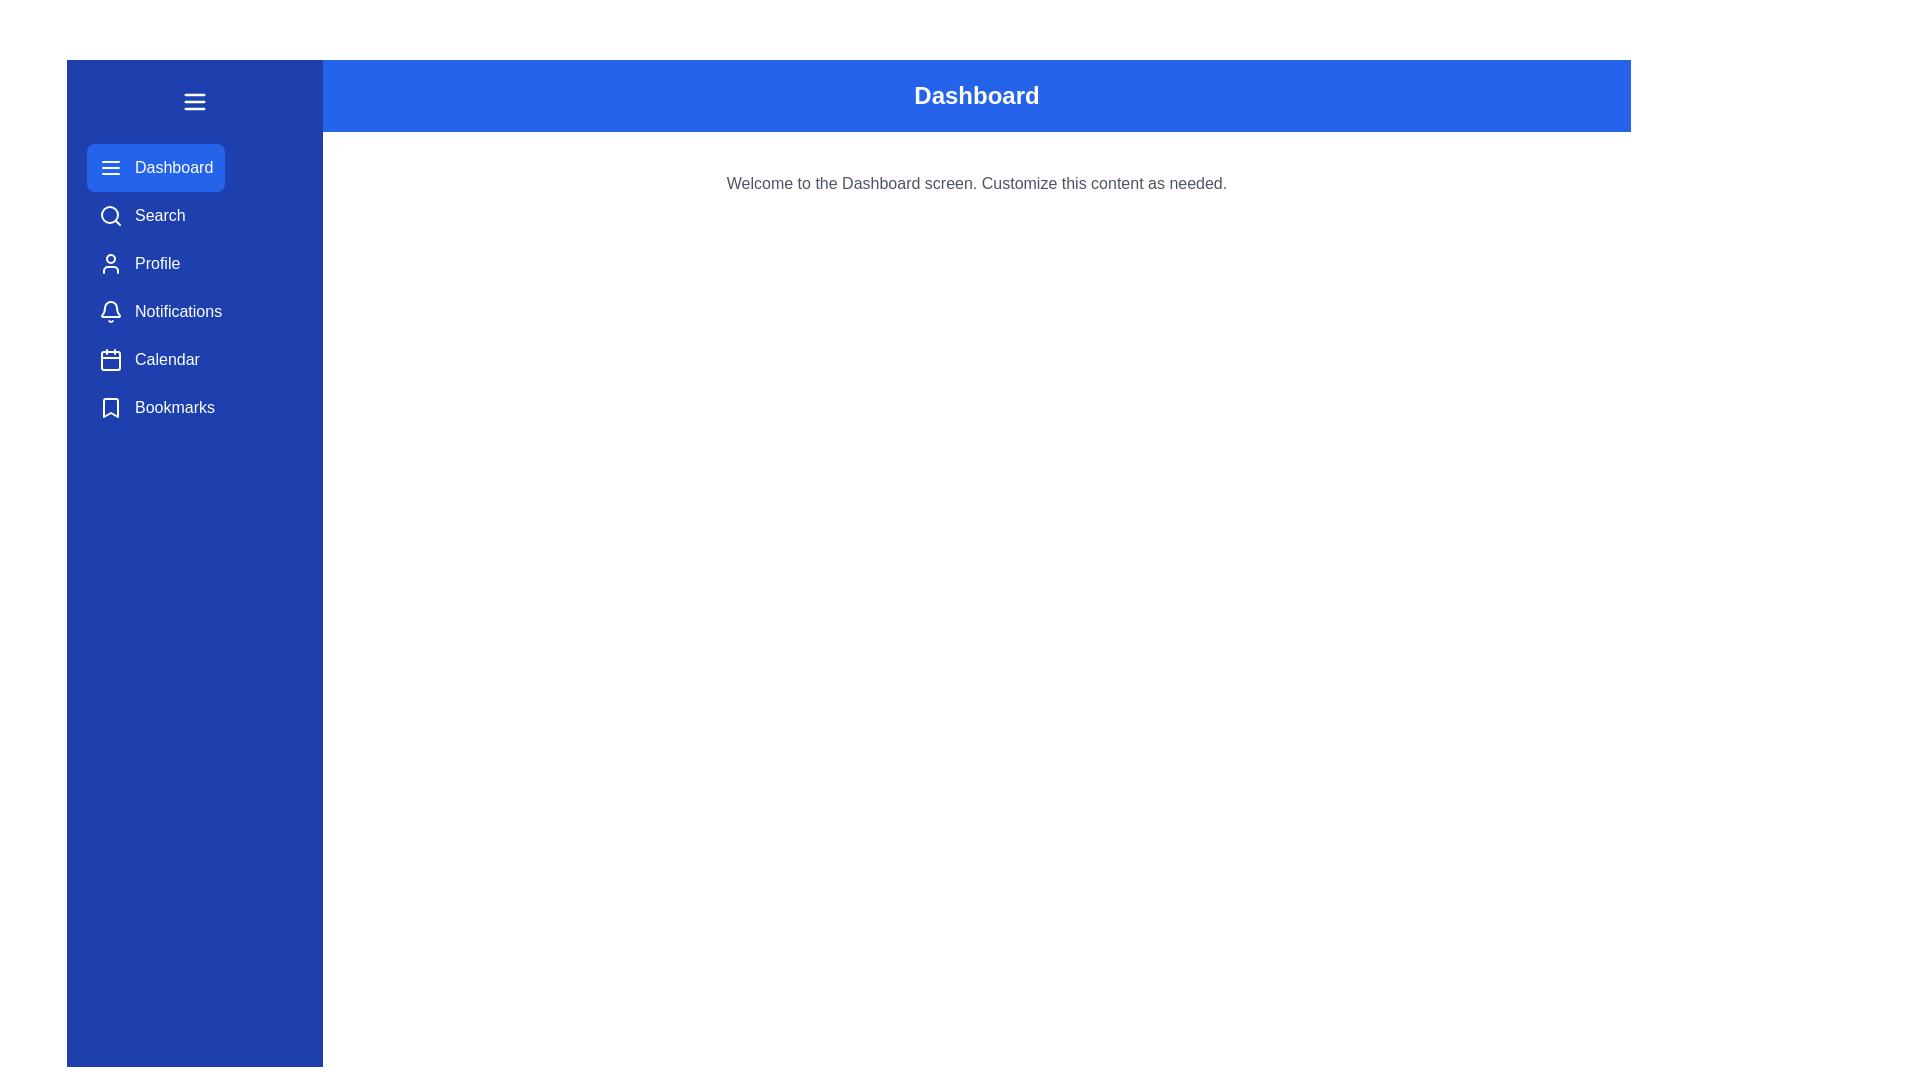 The image size is (1920, 1080). I want to click on the minimalist calendar icon located in the left sidebar menu, so click(109, 358).